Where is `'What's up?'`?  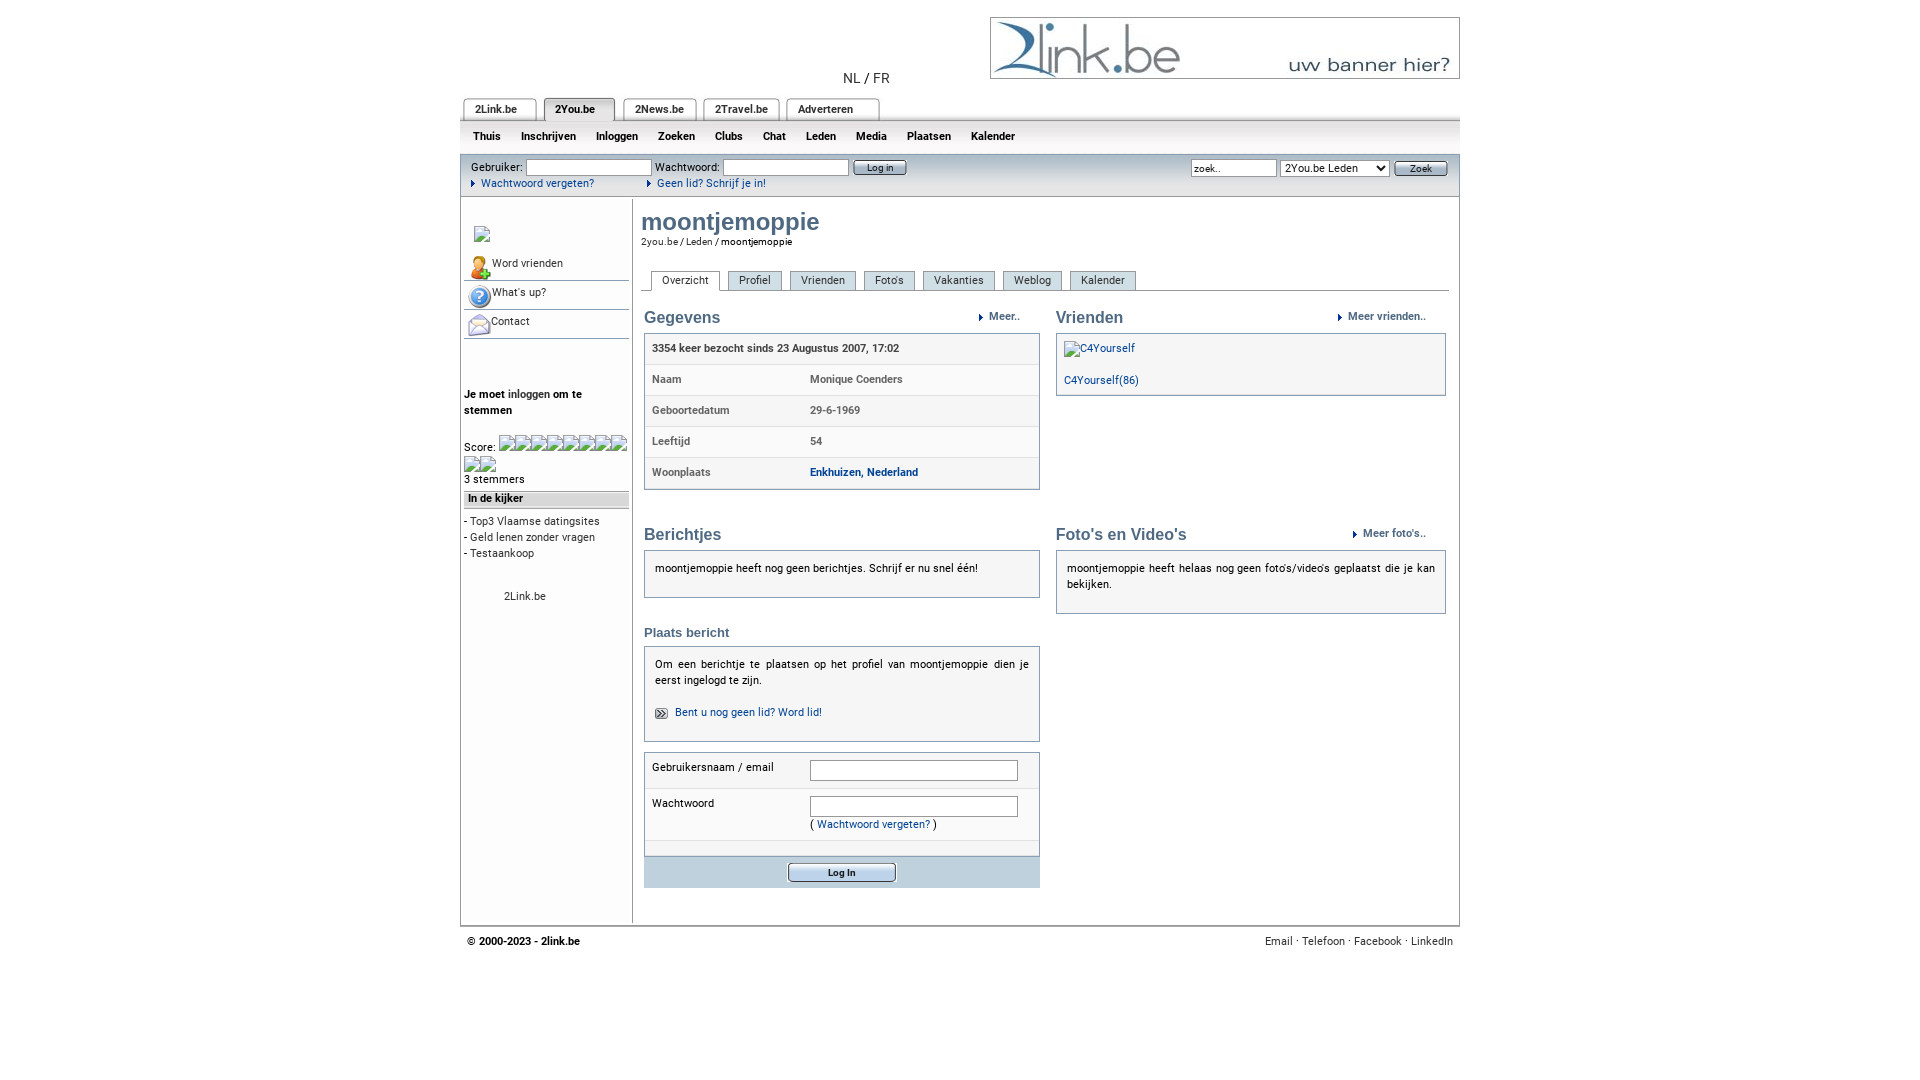 'What's up?' is located at coordinates (463, 295).